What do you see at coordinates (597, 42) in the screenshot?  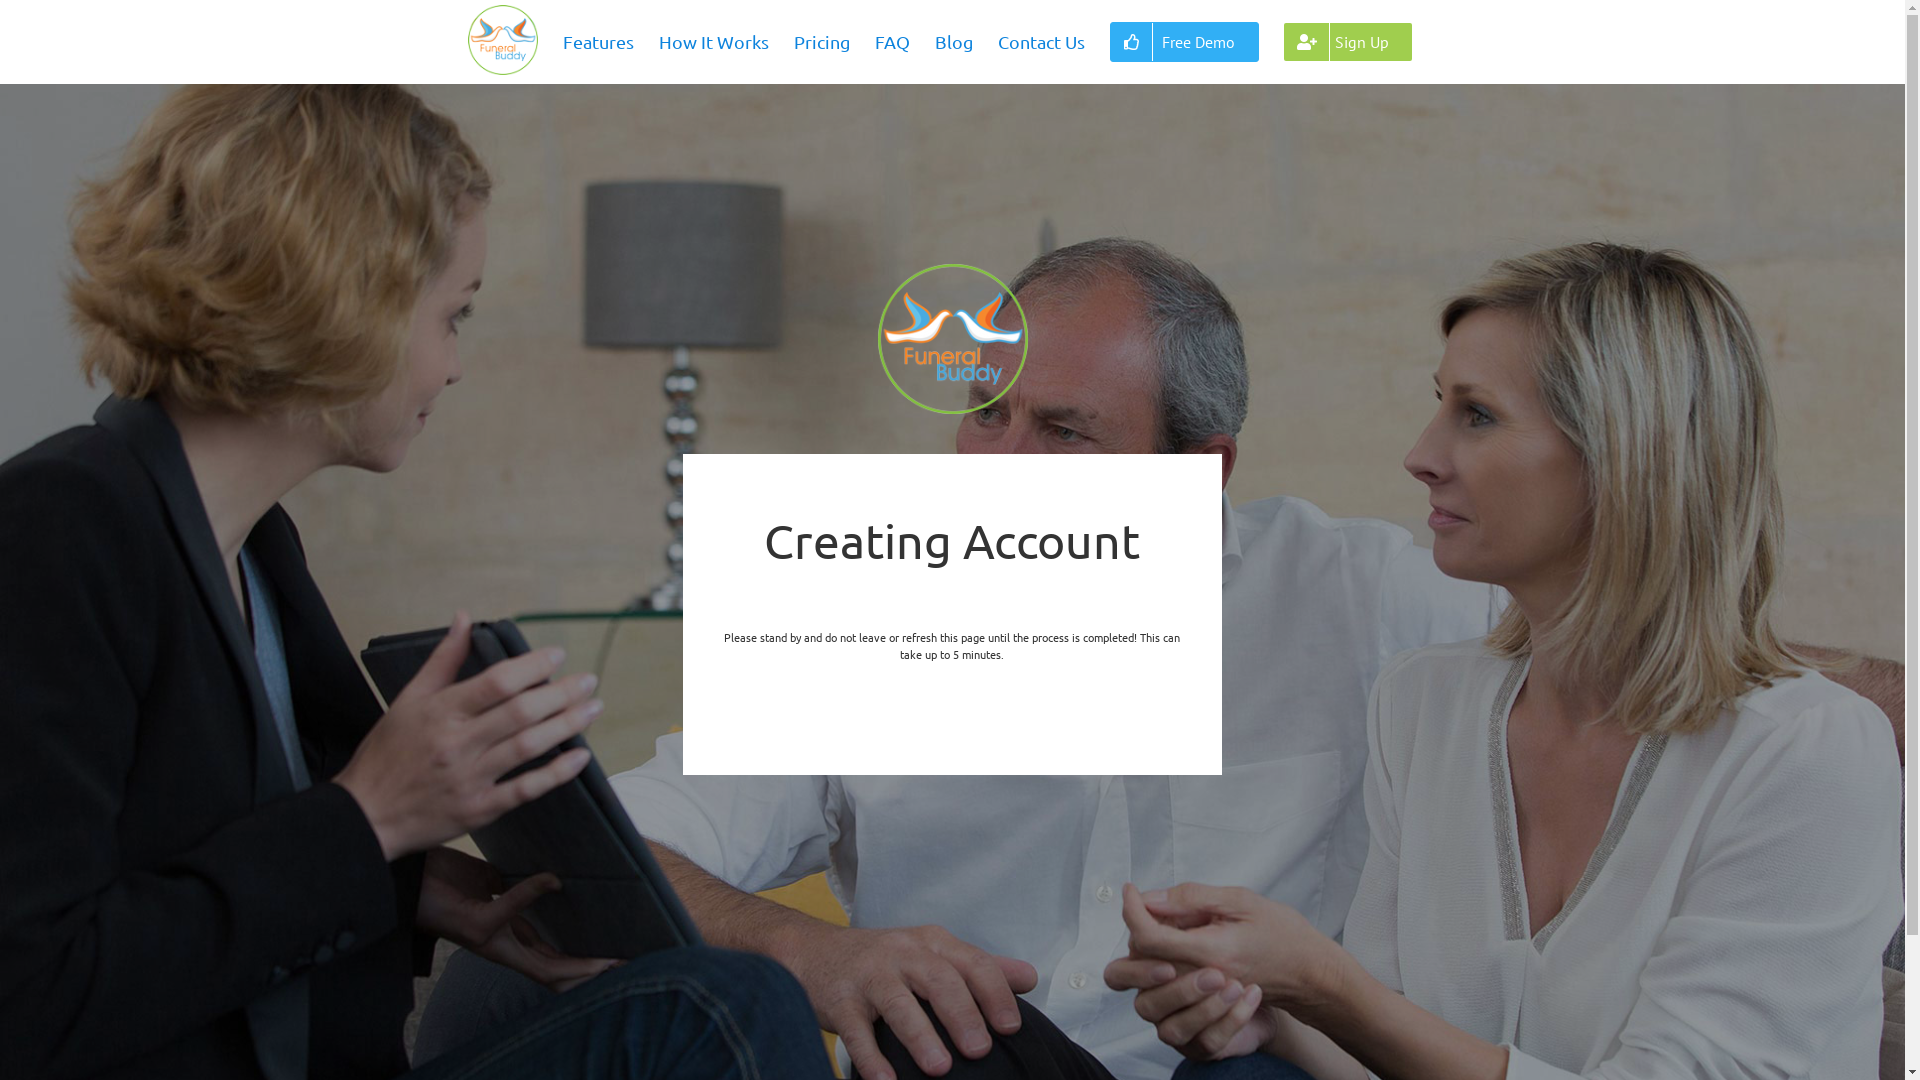 I see `'Features'` at bounding box center [597, 42].